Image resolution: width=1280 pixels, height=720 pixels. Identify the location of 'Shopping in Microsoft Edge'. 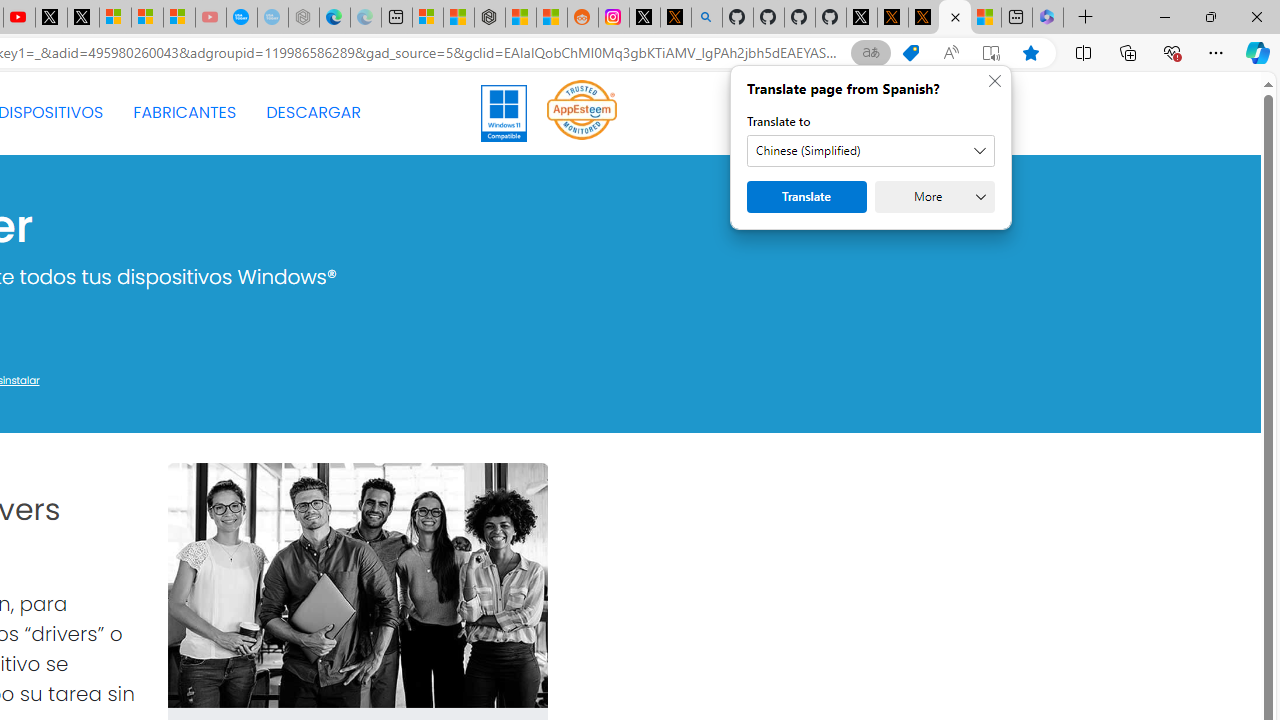
(909, 52).